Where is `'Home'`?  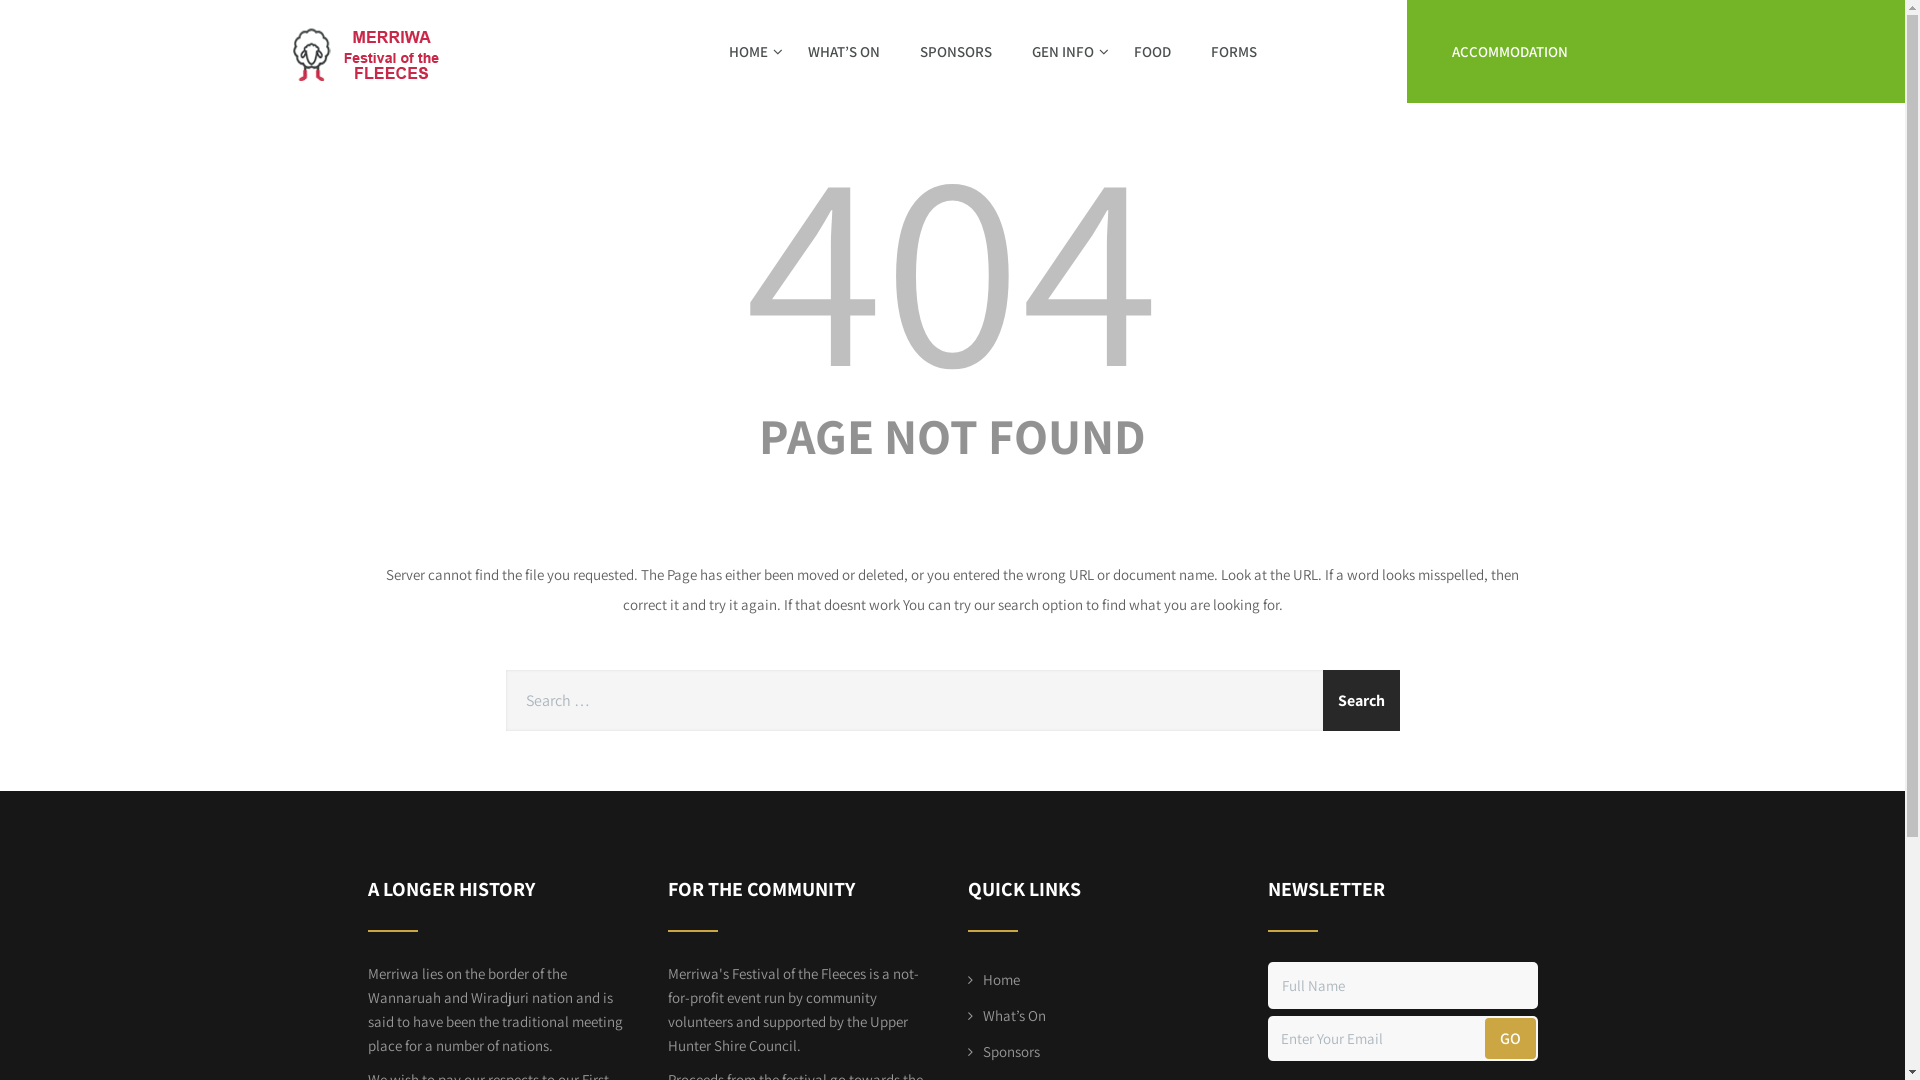
'Home' is located at coordinates (993, 978).